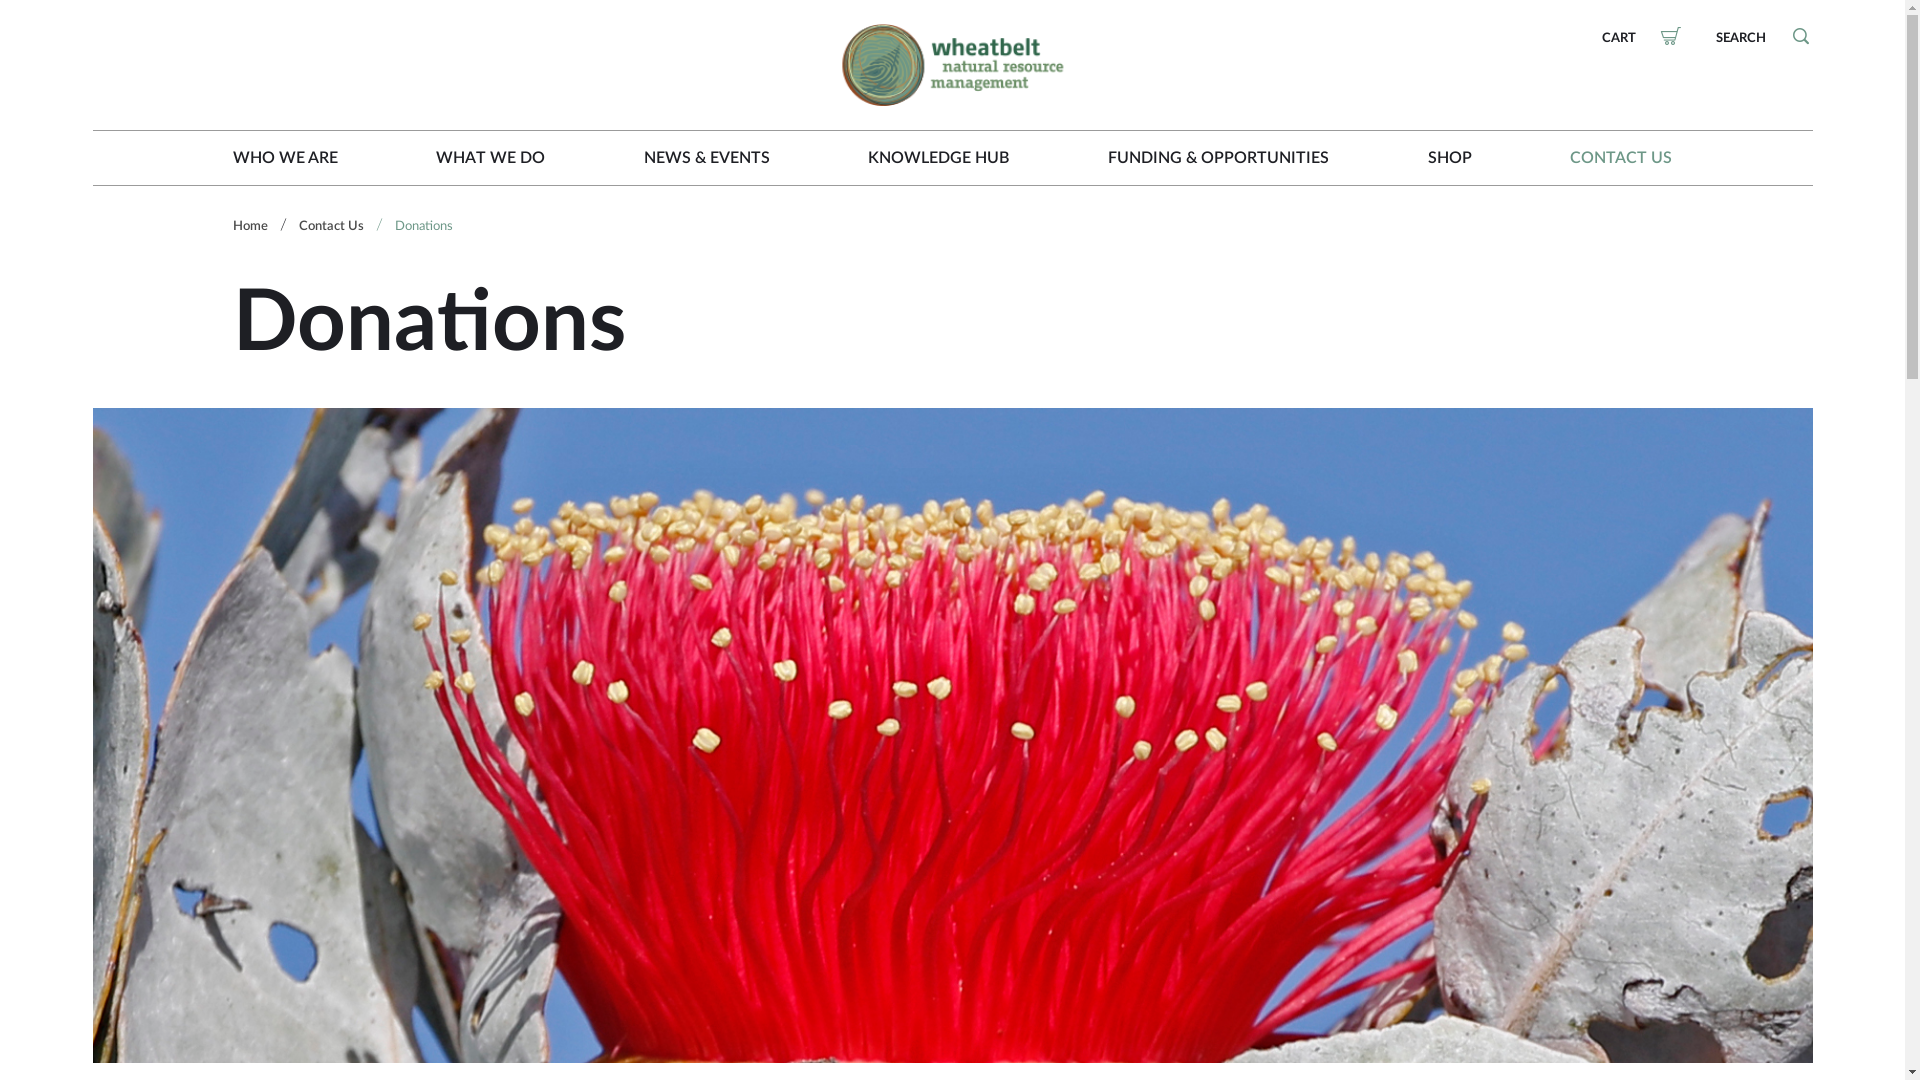 This screenshot has width=1920, height=1080. Describe the element at coordinates (1217, 157) in the screenshot. I see `'FUNDING & OPPORTUNITIES'` at that location.